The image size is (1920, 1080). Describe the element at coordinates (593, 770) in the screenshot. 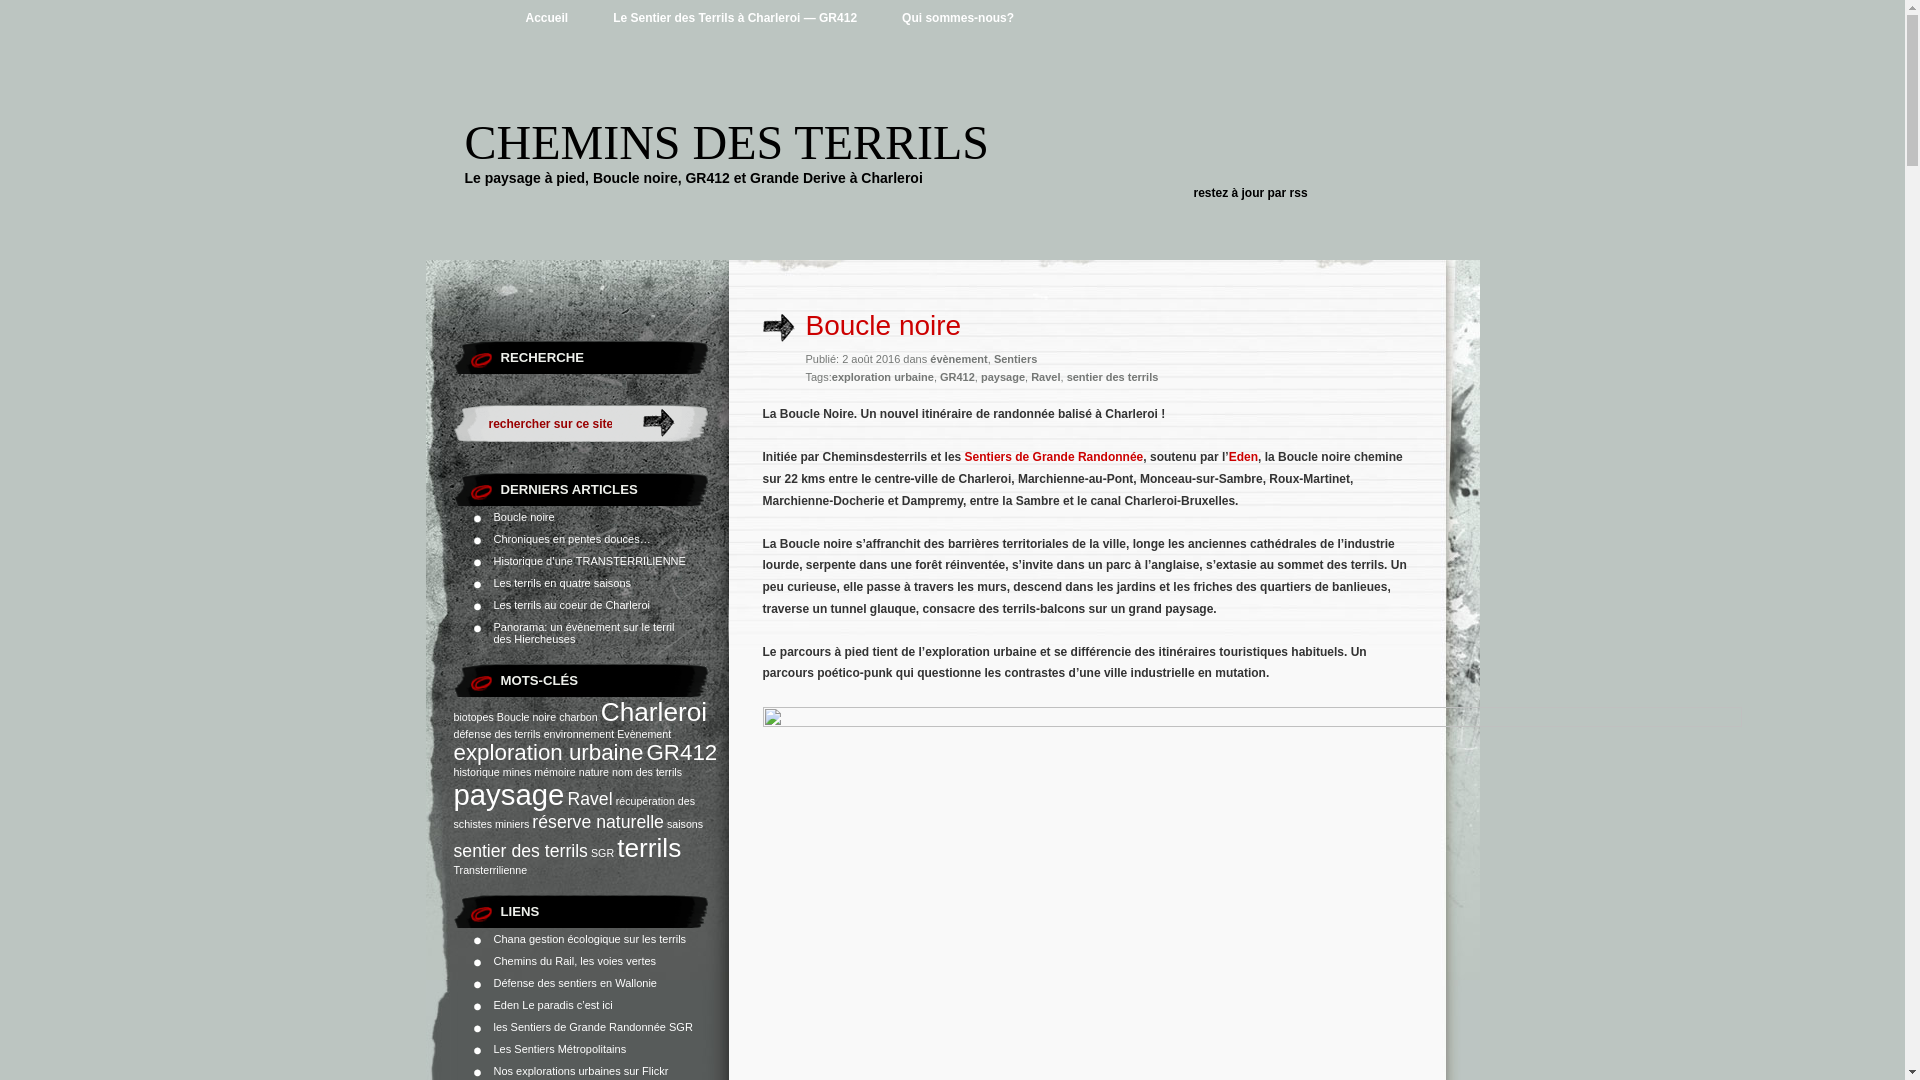

I see `'nature'` at that location.